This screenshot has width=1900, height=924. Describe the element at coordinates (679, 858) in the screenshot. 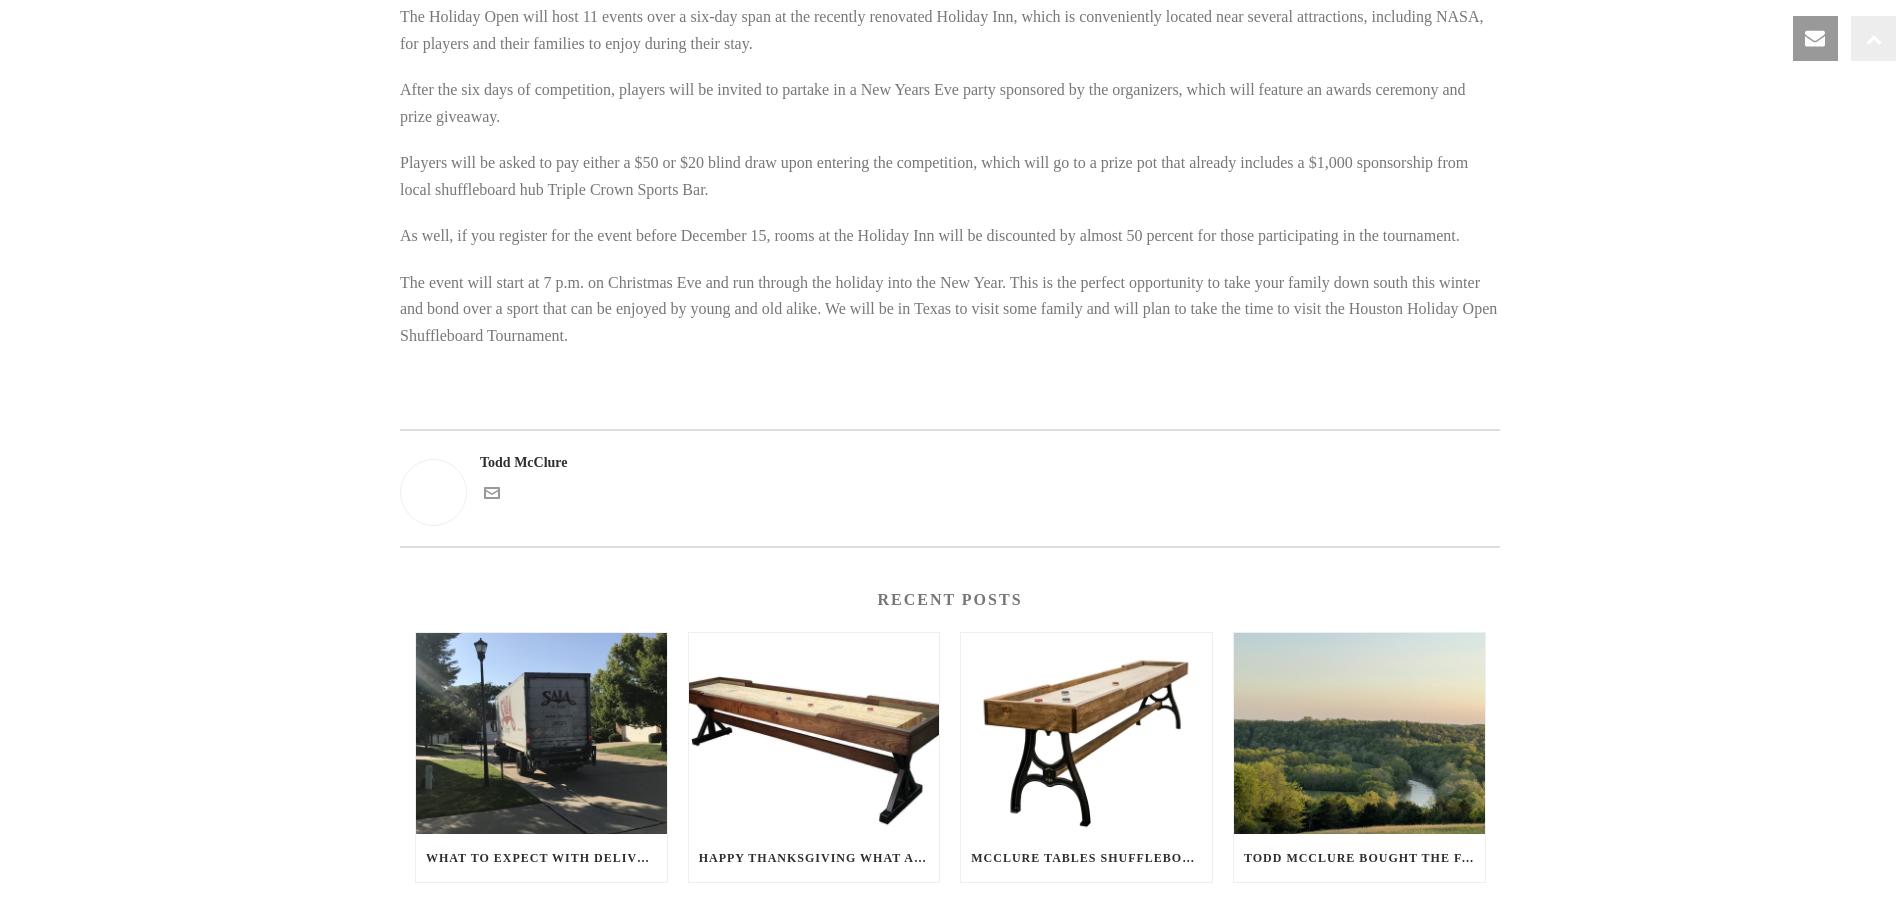

I see `'What to expect with delivery of your new Shuffleboard Table.'` at that location.